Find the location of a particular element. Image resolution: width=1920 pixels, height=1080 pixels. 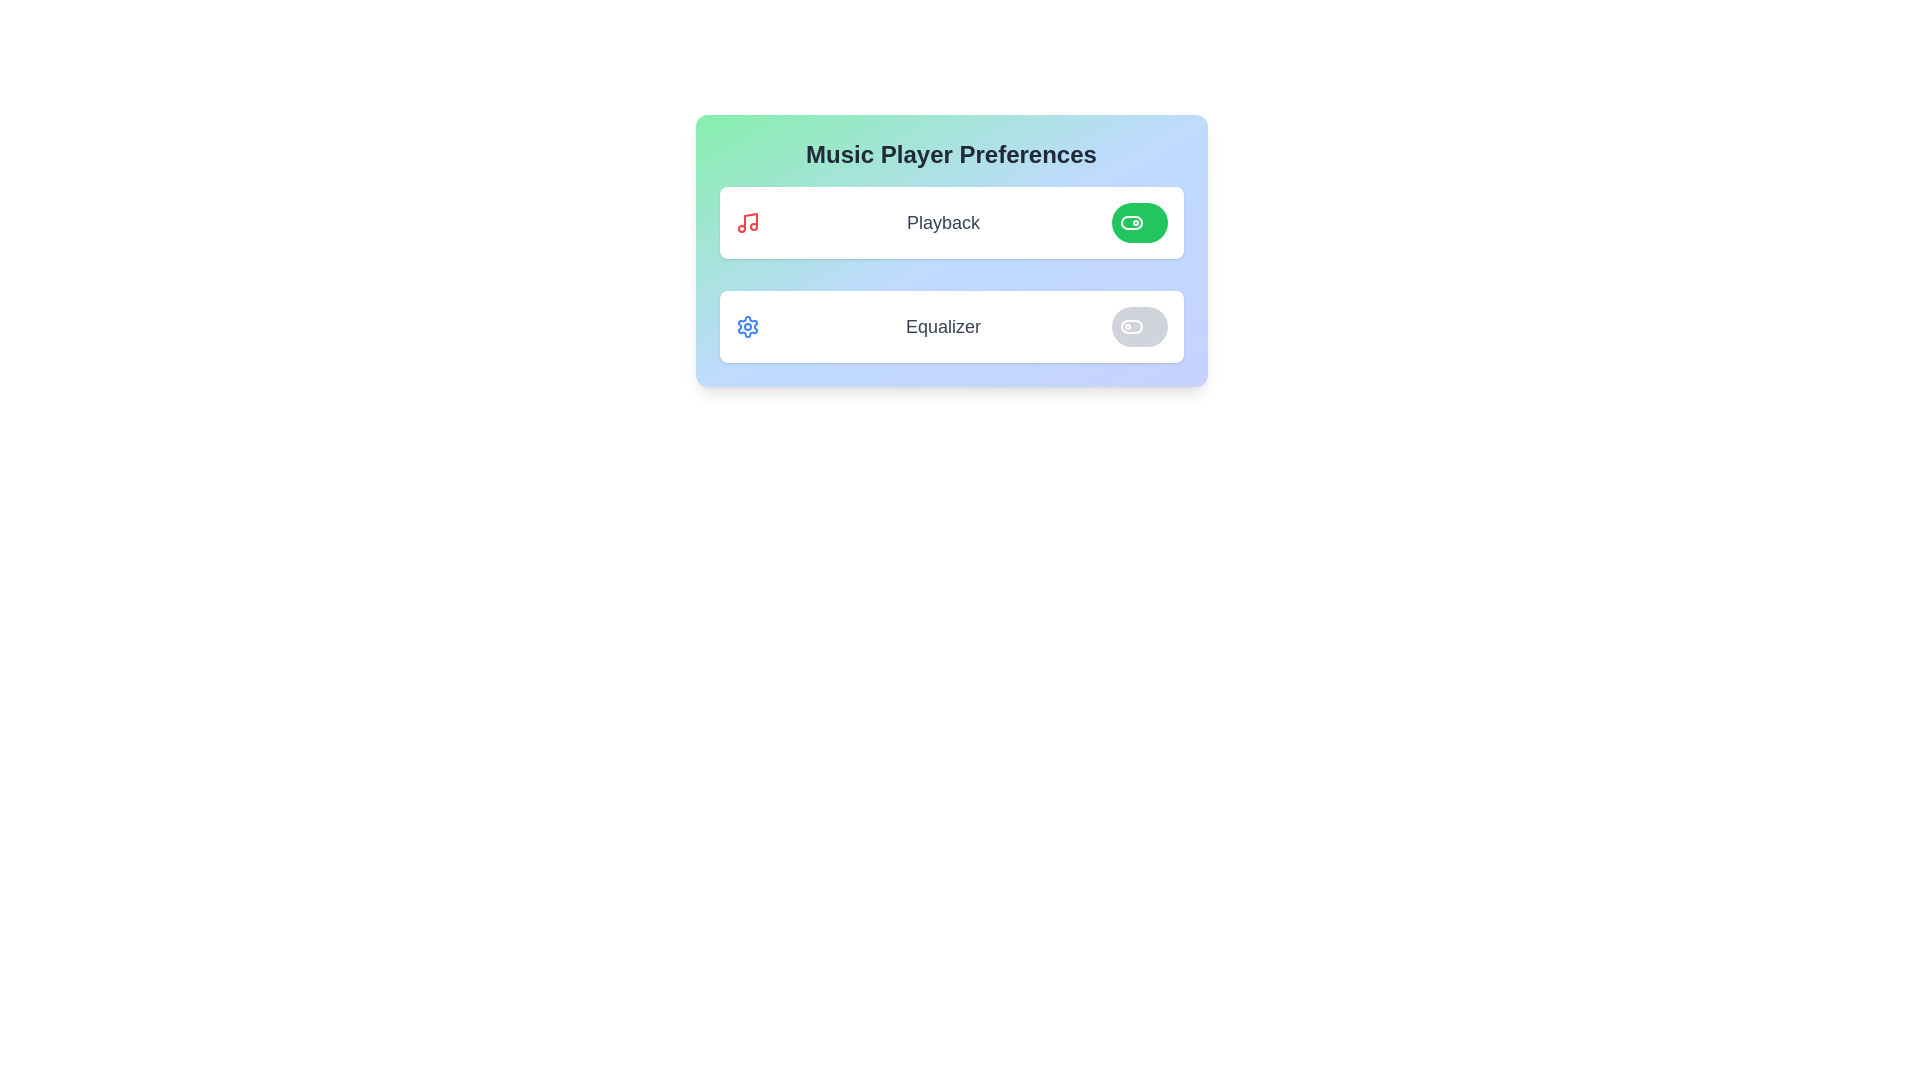

the toggle switch located in the 'Music Player Preferences' card is located at coordinates (1139, 223).